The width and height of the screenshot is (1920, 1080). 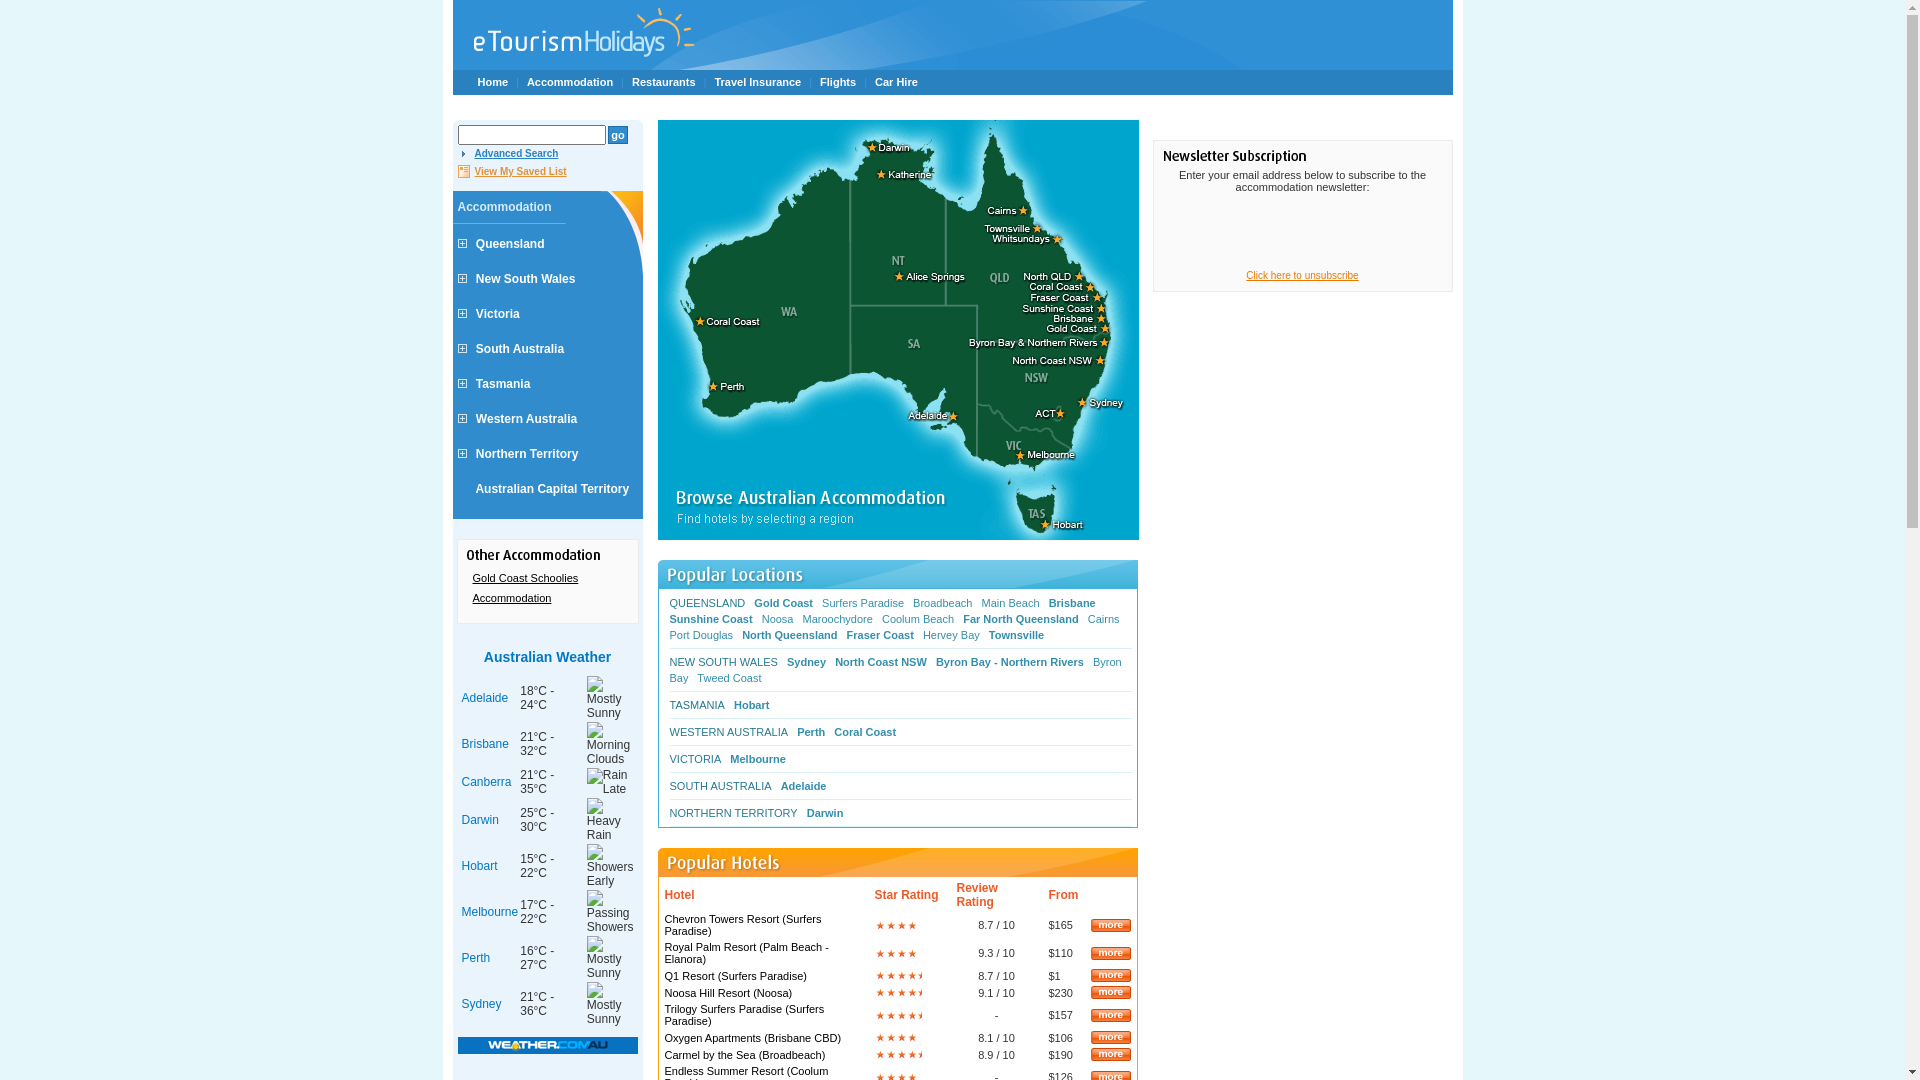 I want to click on 'Fraser Coast', so click(x=882, y=635).